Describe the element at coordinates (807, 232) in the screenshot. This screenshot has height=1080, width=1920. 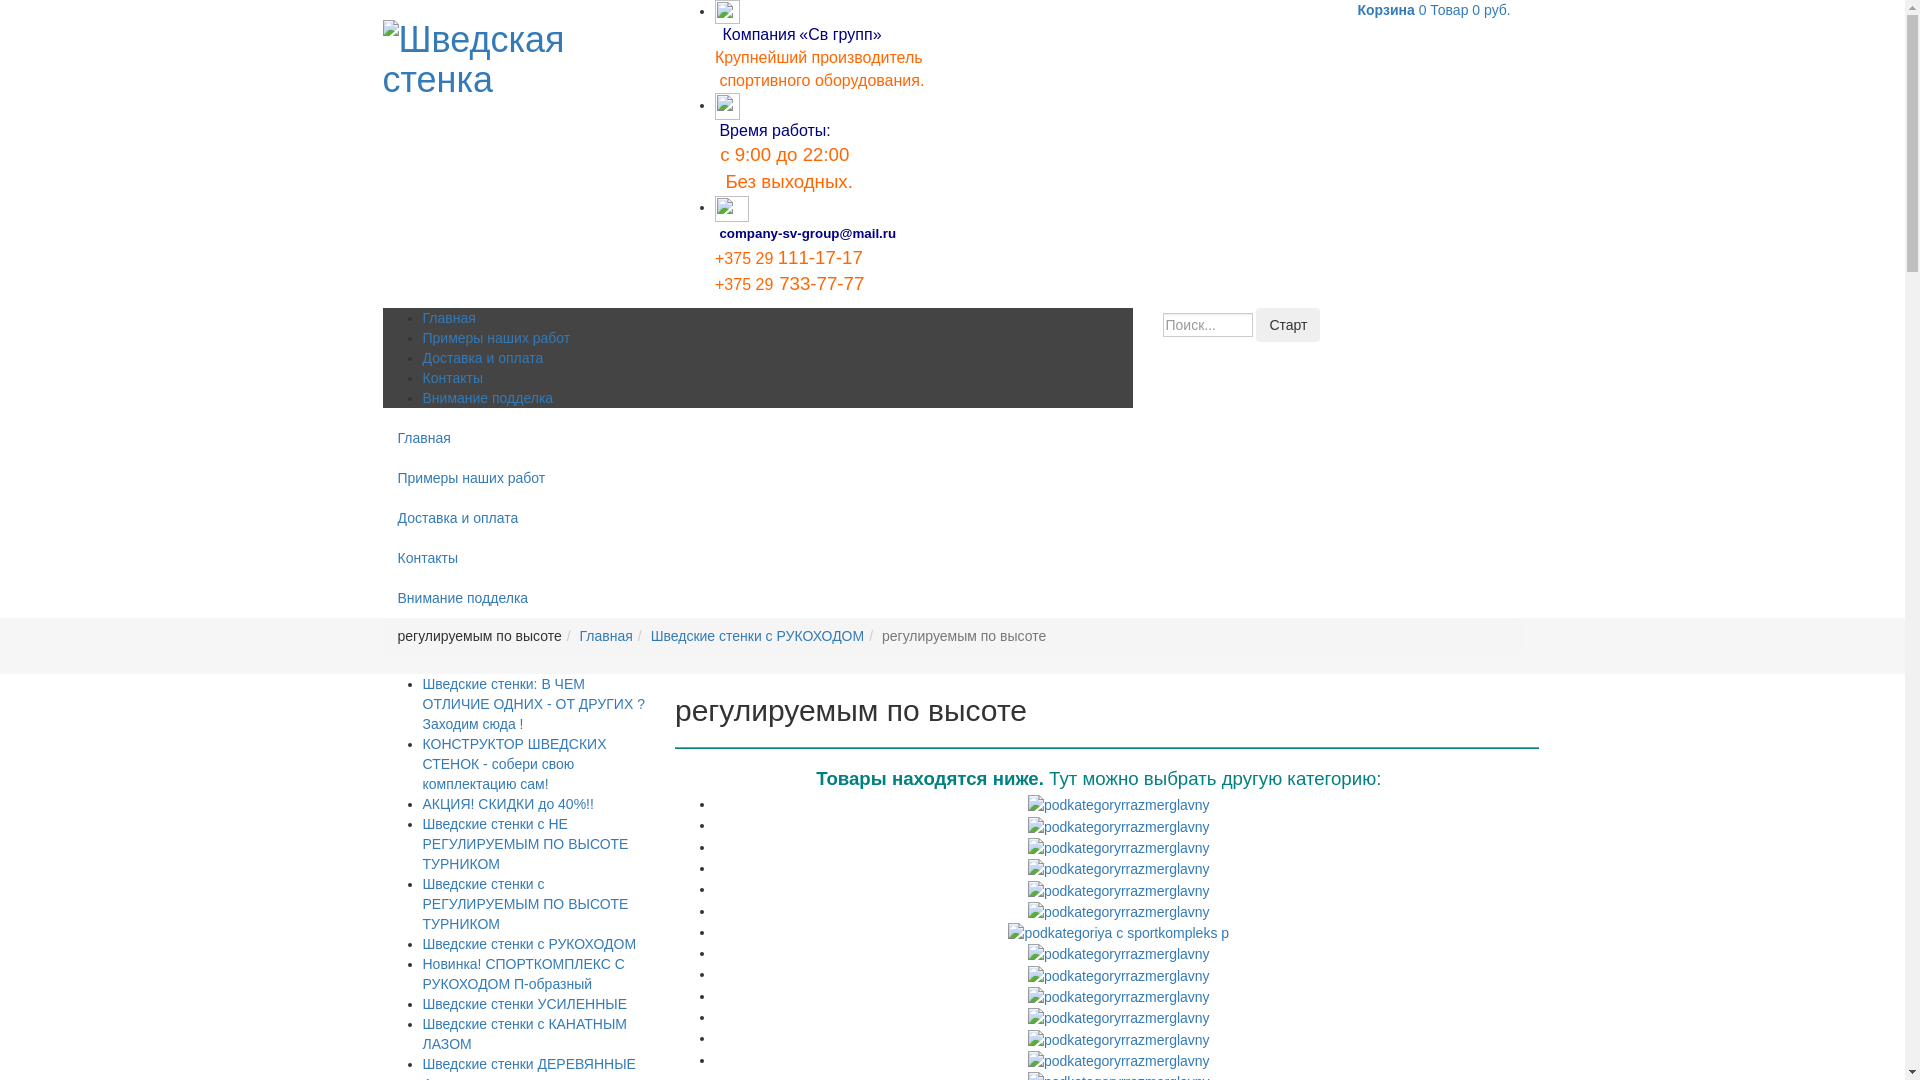
I see `'company-sv-group@mail.ru'` at that location.